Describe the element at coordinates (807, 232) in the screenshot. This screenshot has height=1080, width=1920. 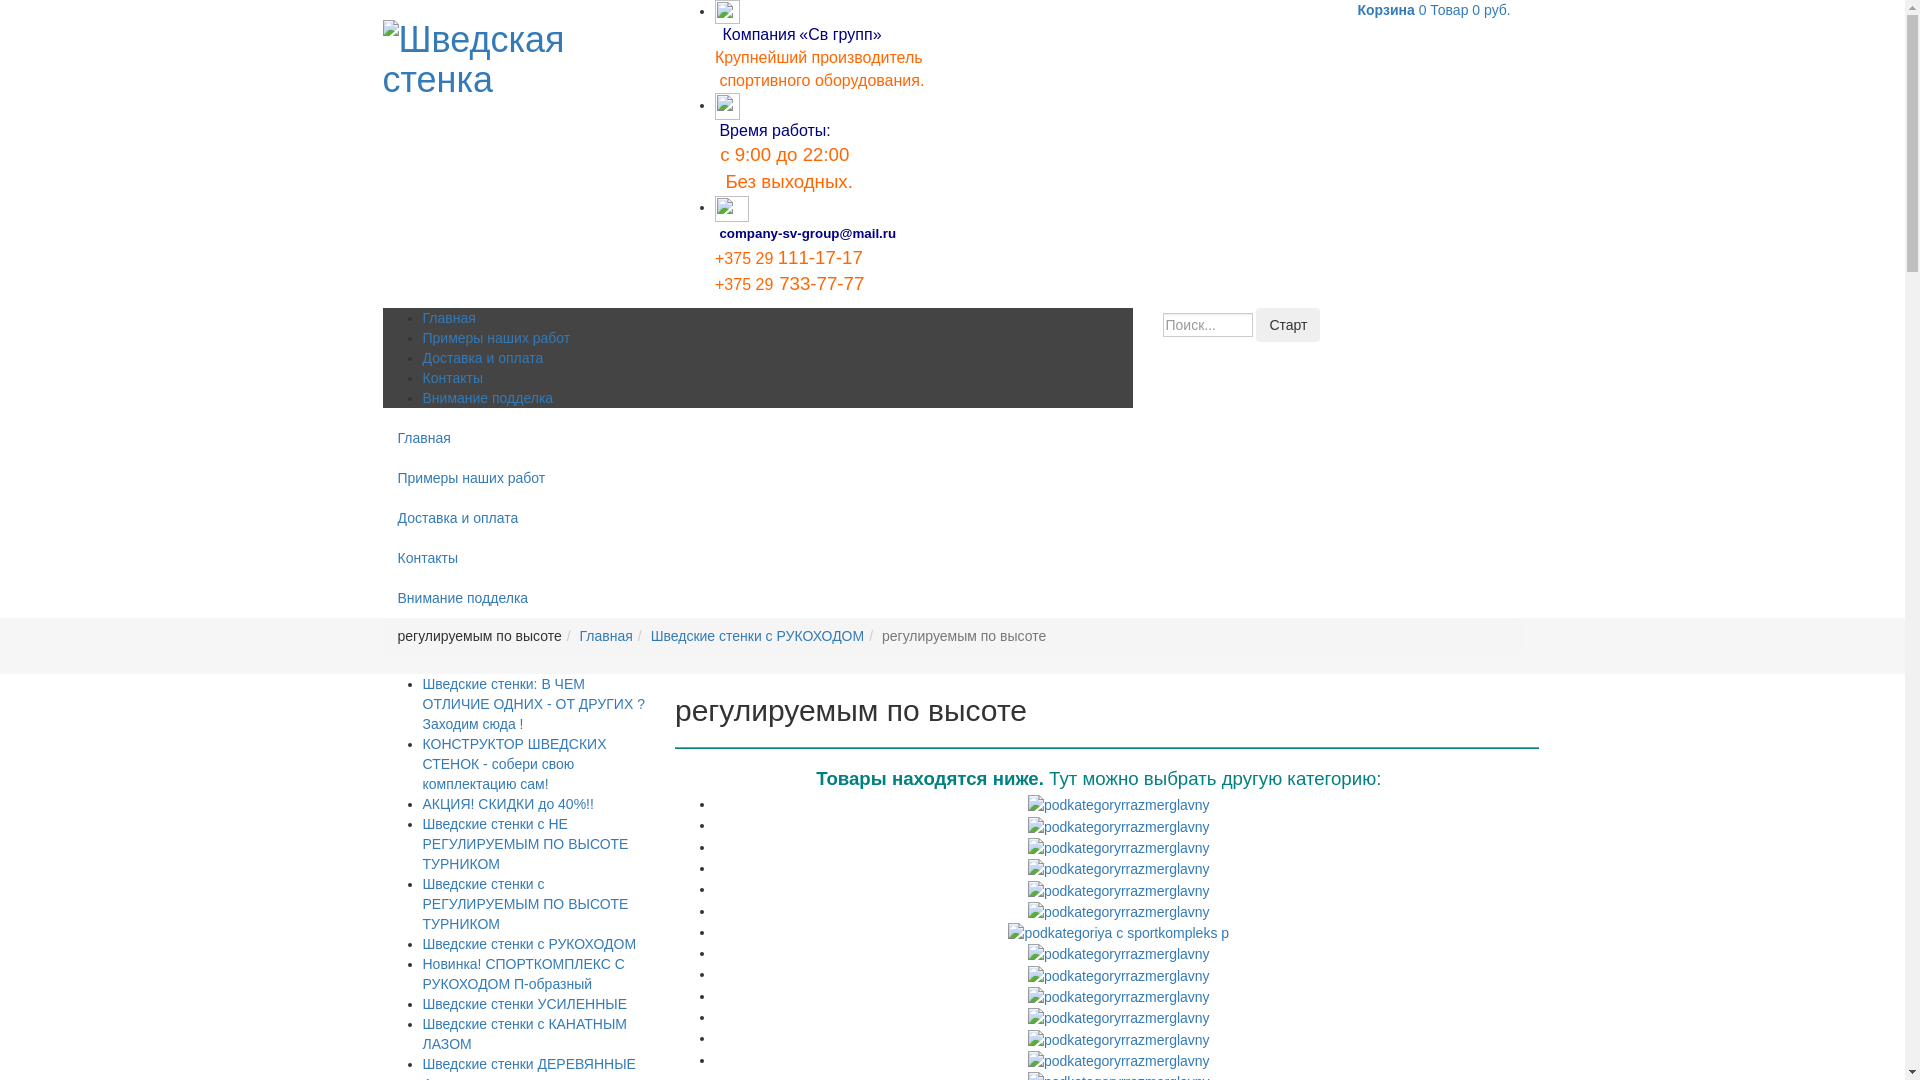
I see `'company-sv-group@mail.ru'` at that location.